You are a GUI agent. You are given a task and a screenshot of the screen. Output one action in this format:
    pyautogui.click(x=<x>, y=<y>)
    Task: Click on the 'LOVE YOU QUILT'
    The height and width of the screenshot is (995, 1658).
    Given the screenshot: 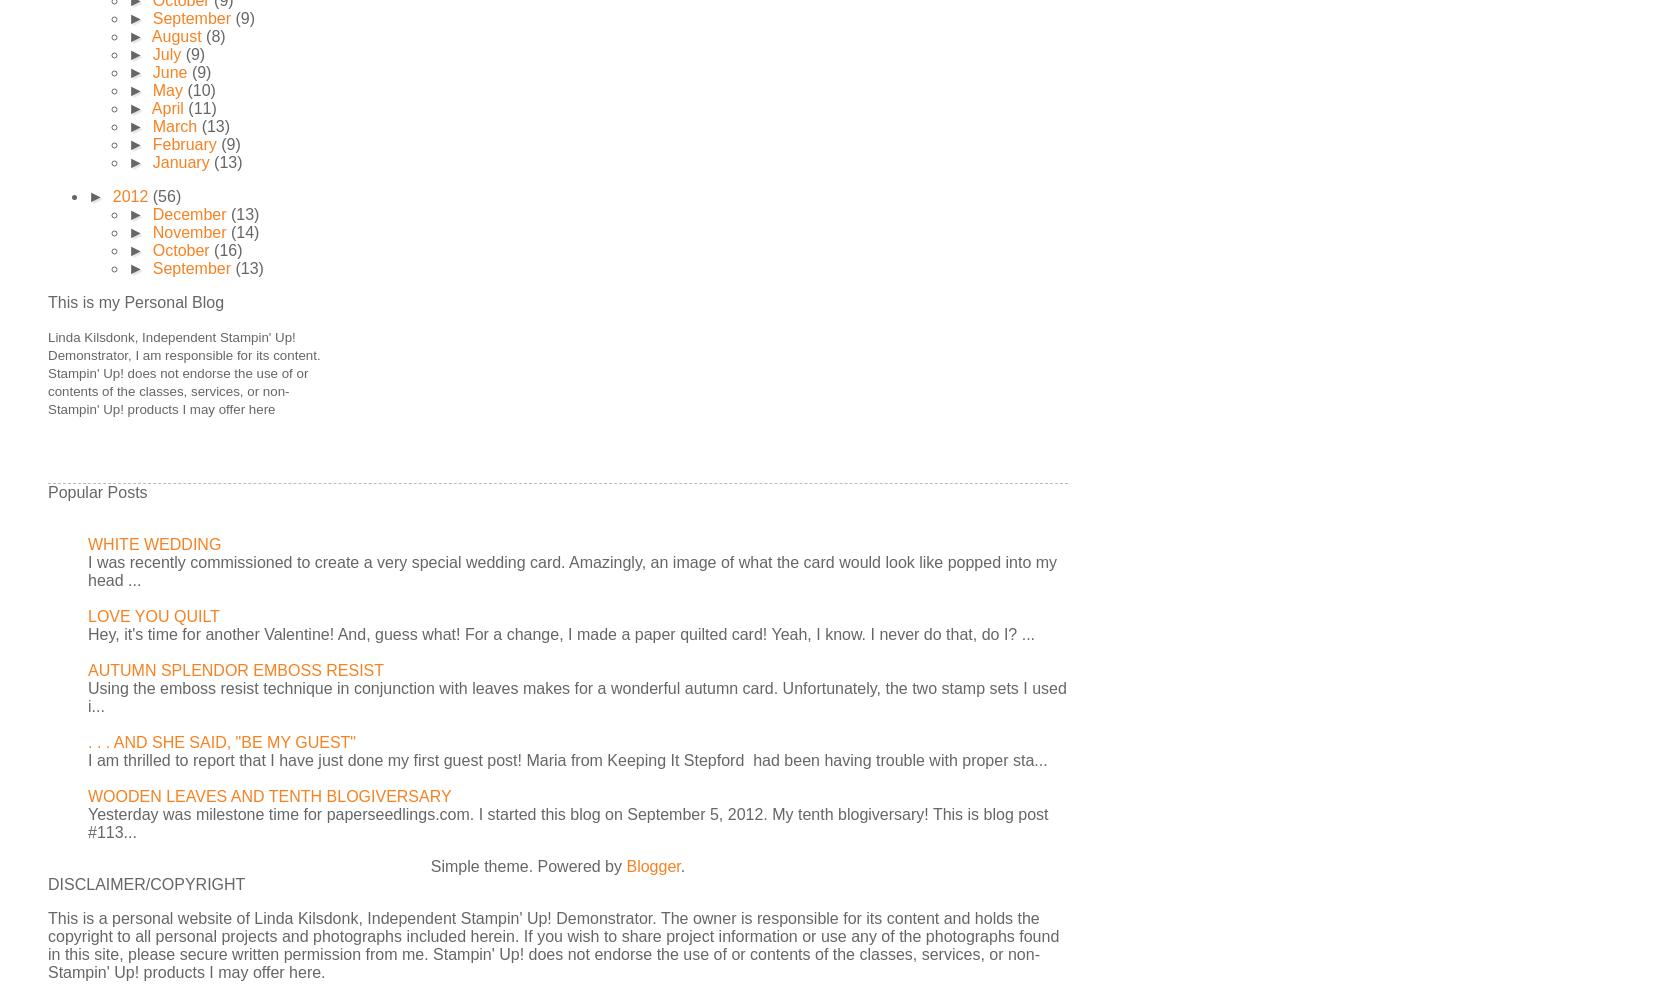 What is the action you would take?
    pyautogui.click(x=153, y=616)
    